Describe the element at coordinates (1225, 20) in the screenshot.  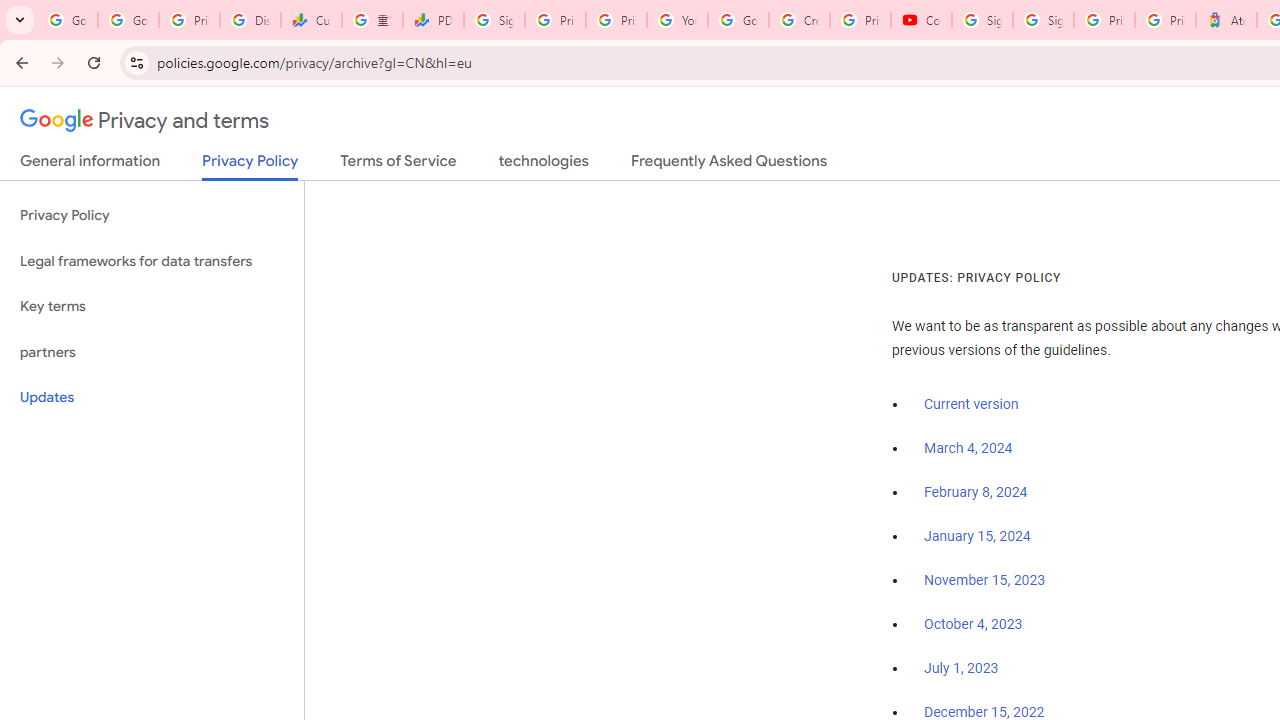
I see `'Atour Hotel - Google hotels'` at that location.